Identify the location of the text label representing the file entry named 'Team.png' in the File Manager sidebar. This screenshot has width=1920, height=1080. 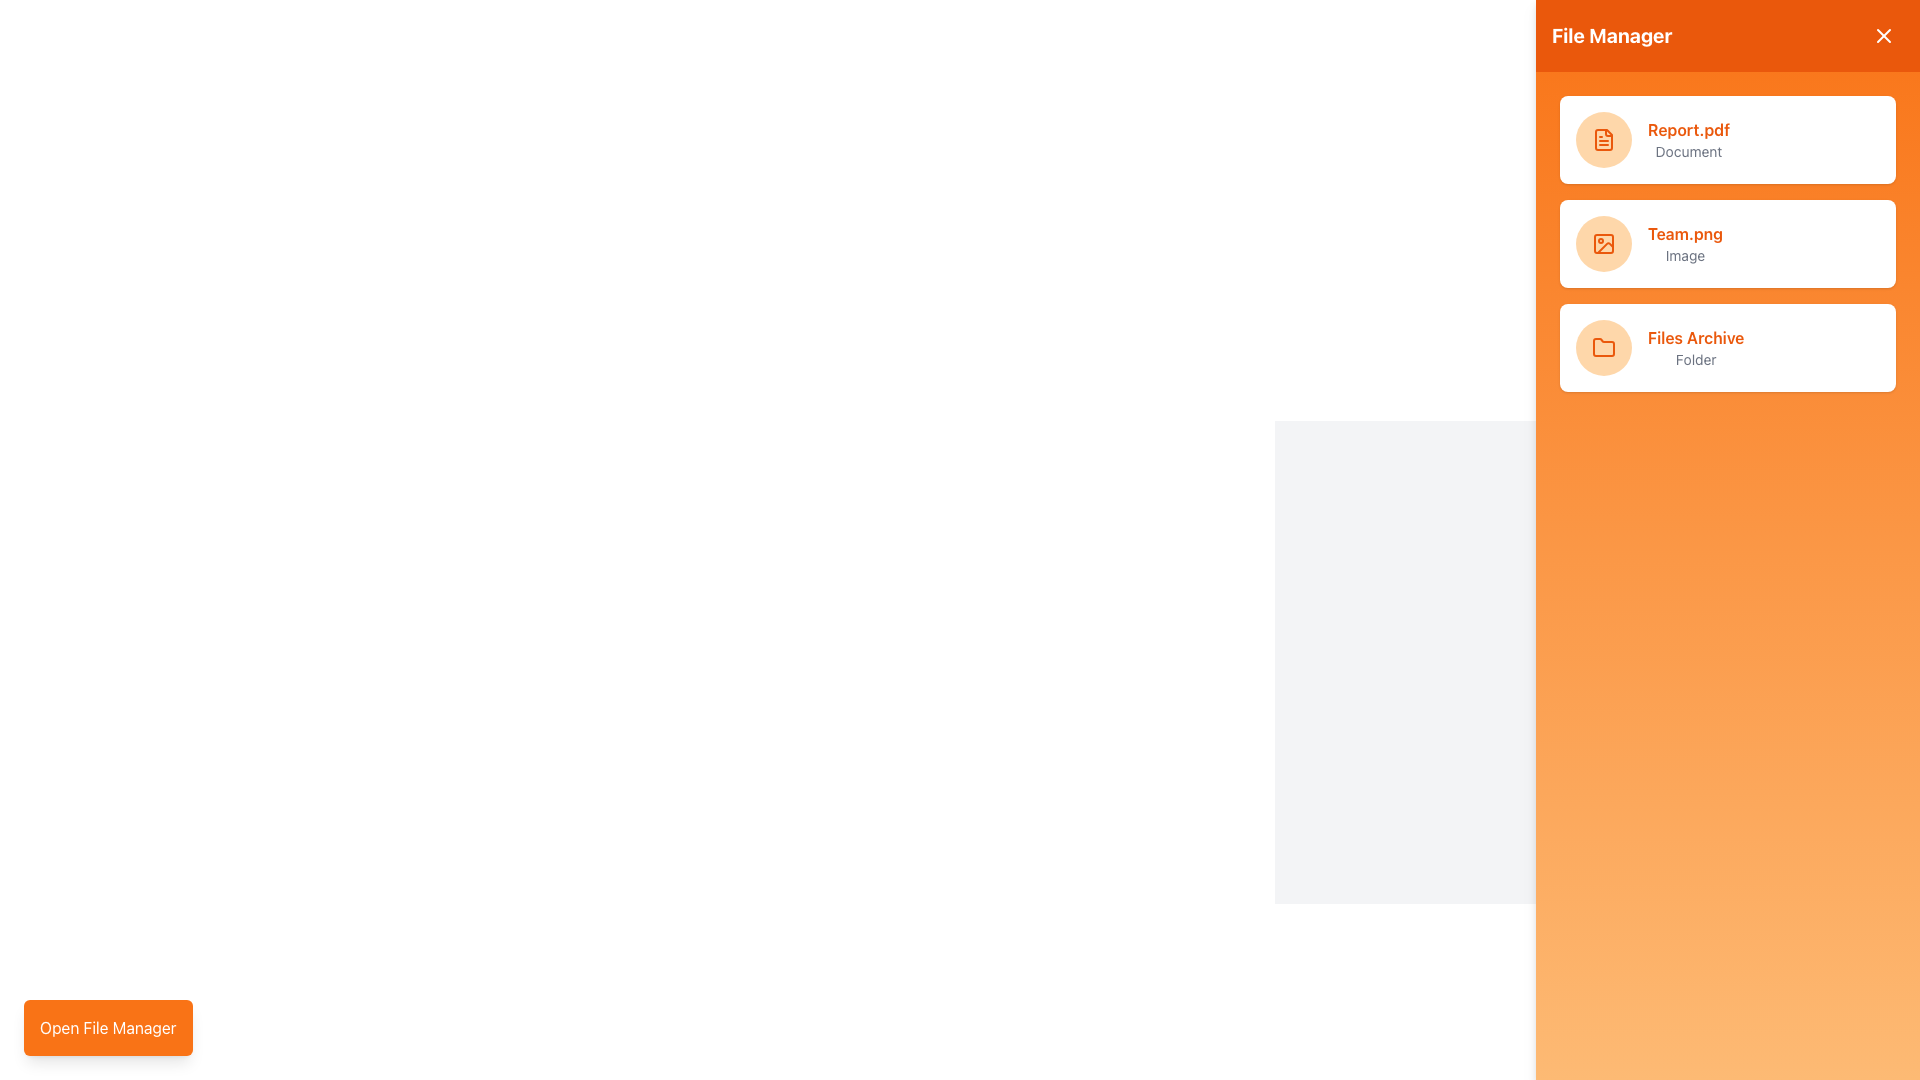
(1684, 242).